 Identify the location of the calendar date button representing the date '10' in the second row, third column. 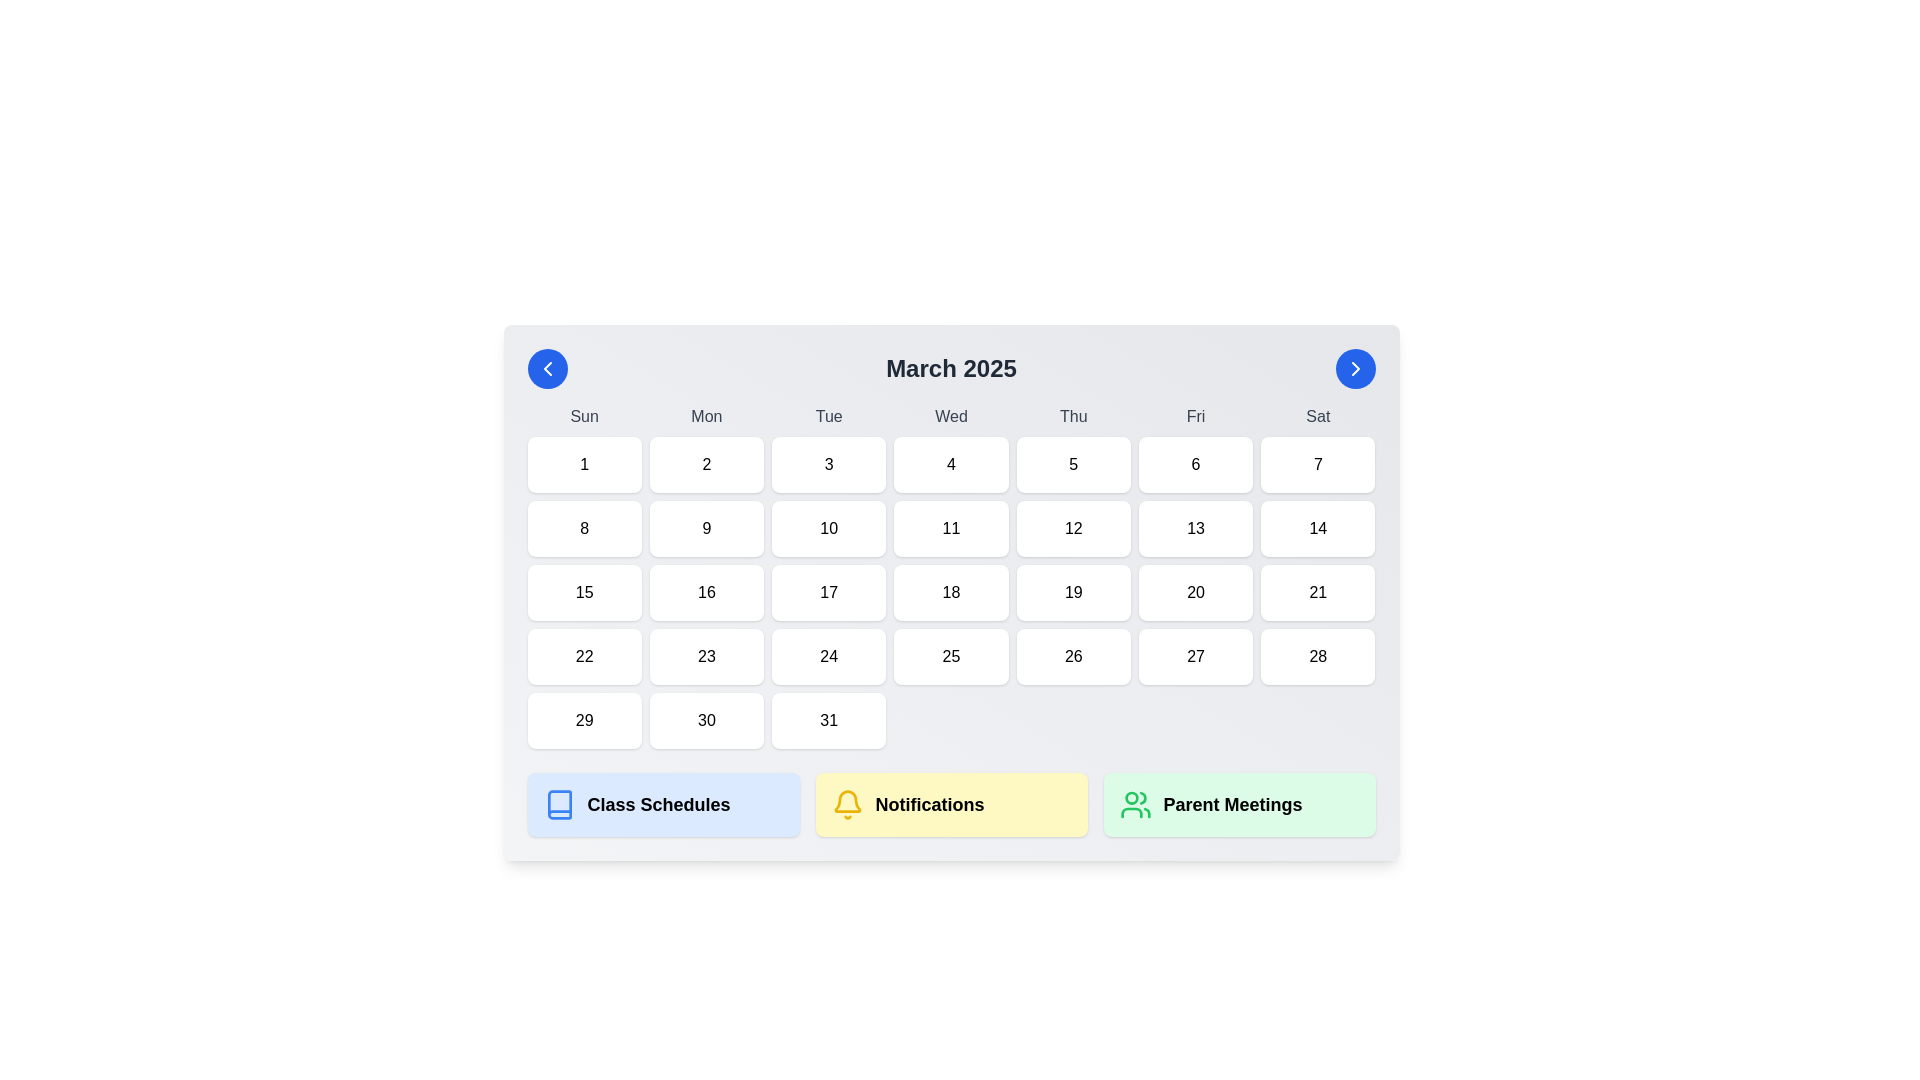
(829, 527).